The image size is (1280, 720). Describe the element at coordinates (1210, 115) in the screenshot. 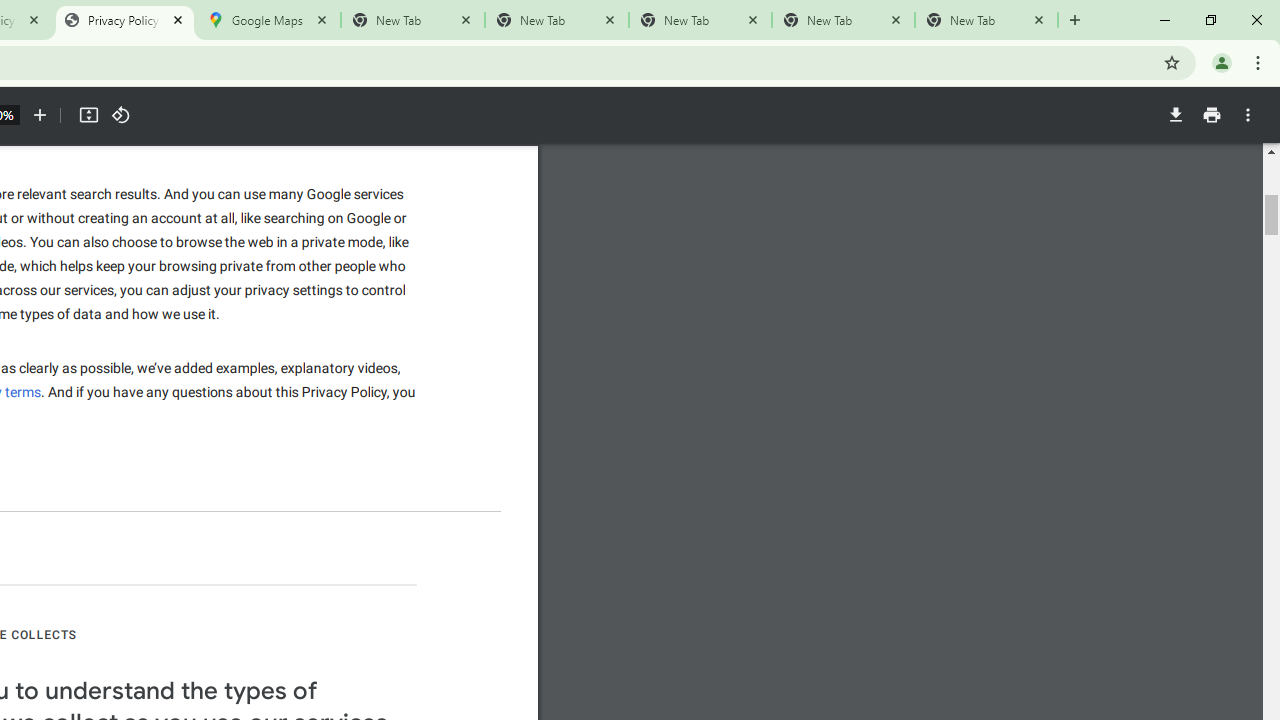

I see `'Print'` at that location.